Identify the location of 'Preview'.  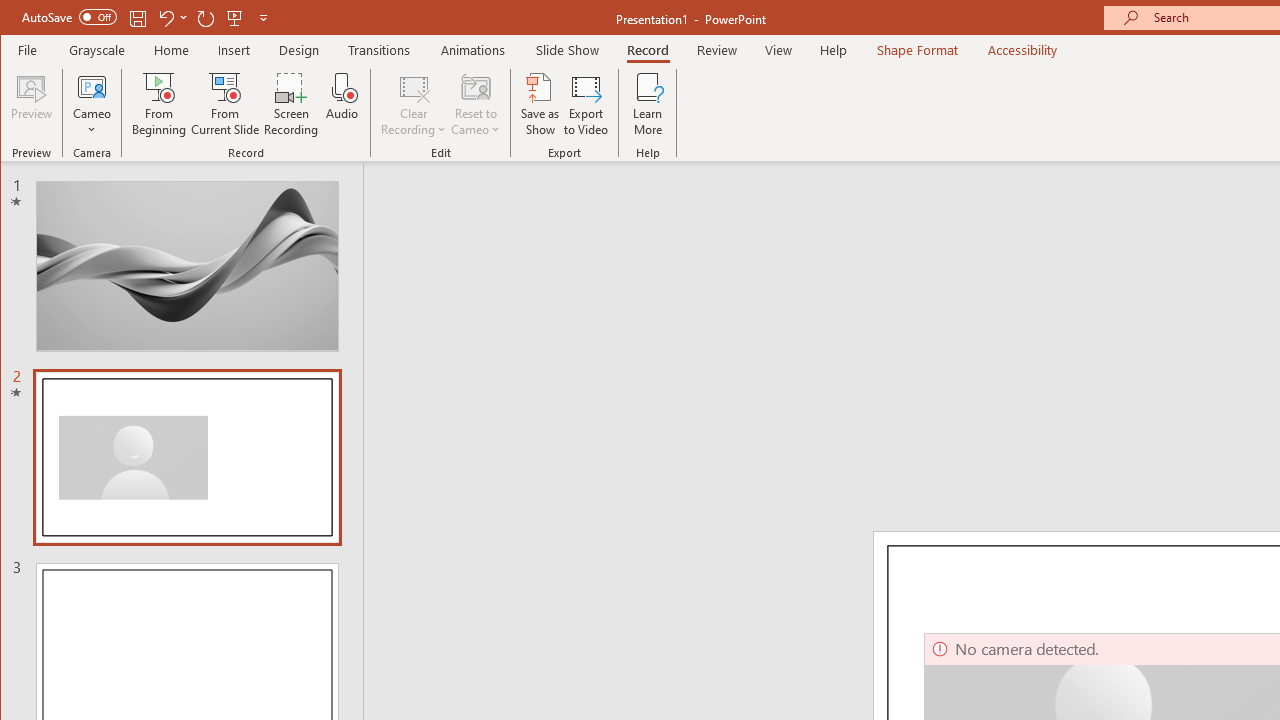
(32, 104).